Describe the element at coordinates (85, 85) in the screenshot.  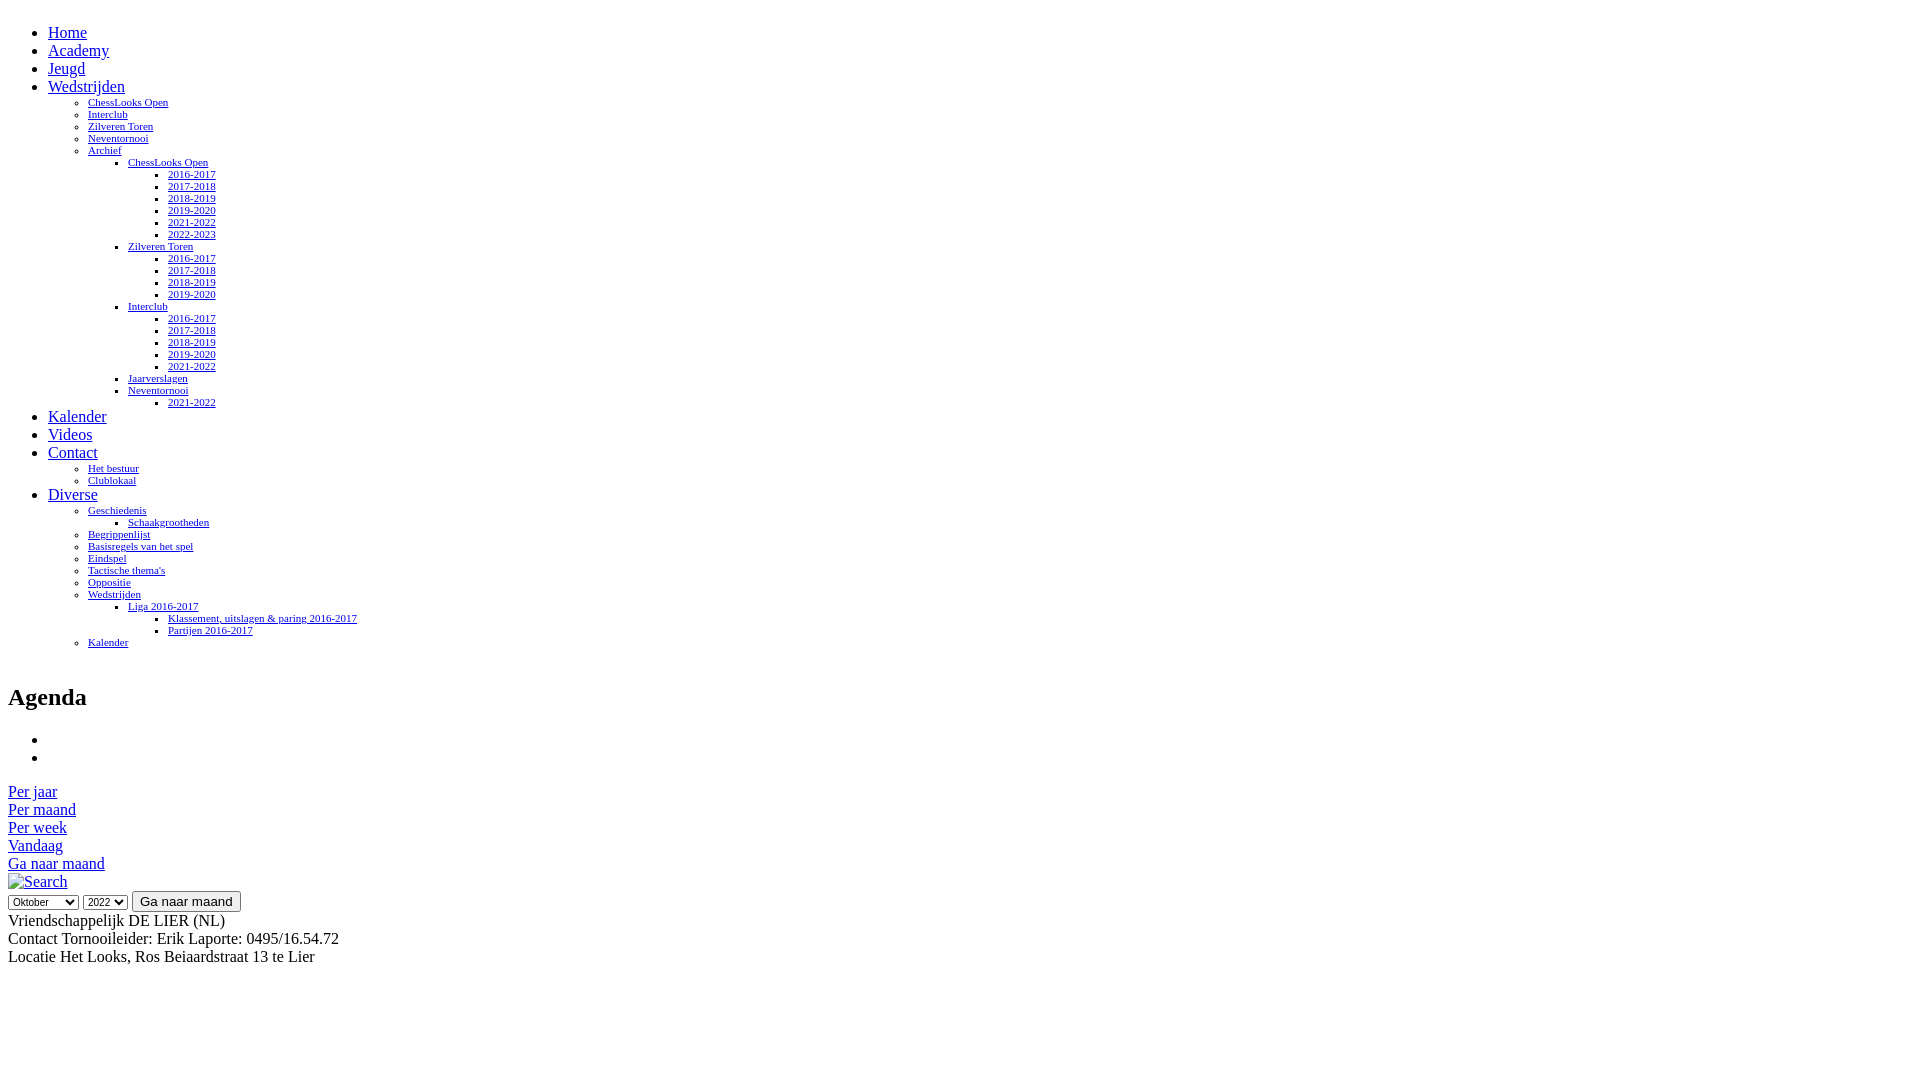
I see `'Wedstrijden'` at that location.